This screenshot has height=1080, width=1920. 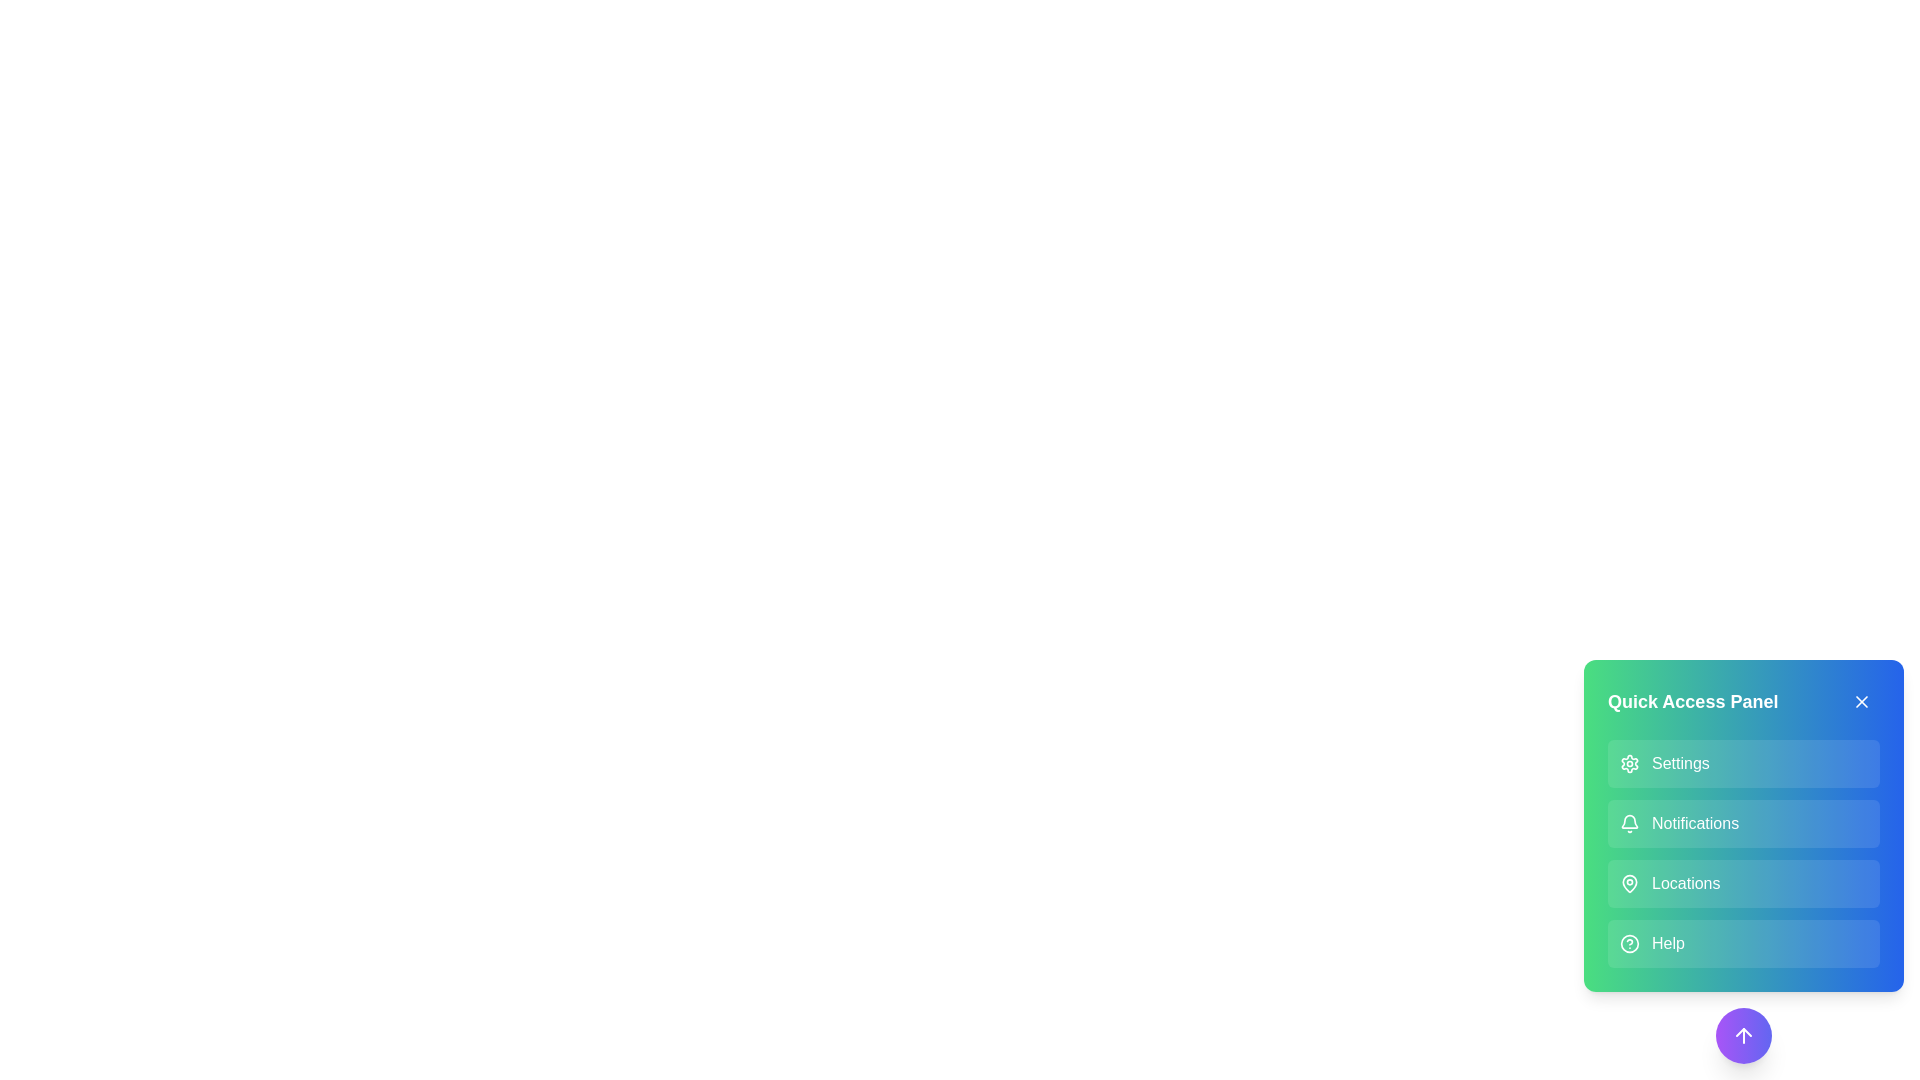 What do you see at coordinates (1742, 1035) in the screenshot?
I see `the 'Scroll to Top' button located at the bottom-right corner of the quick access panel` at bounding box center [1742, 1035].